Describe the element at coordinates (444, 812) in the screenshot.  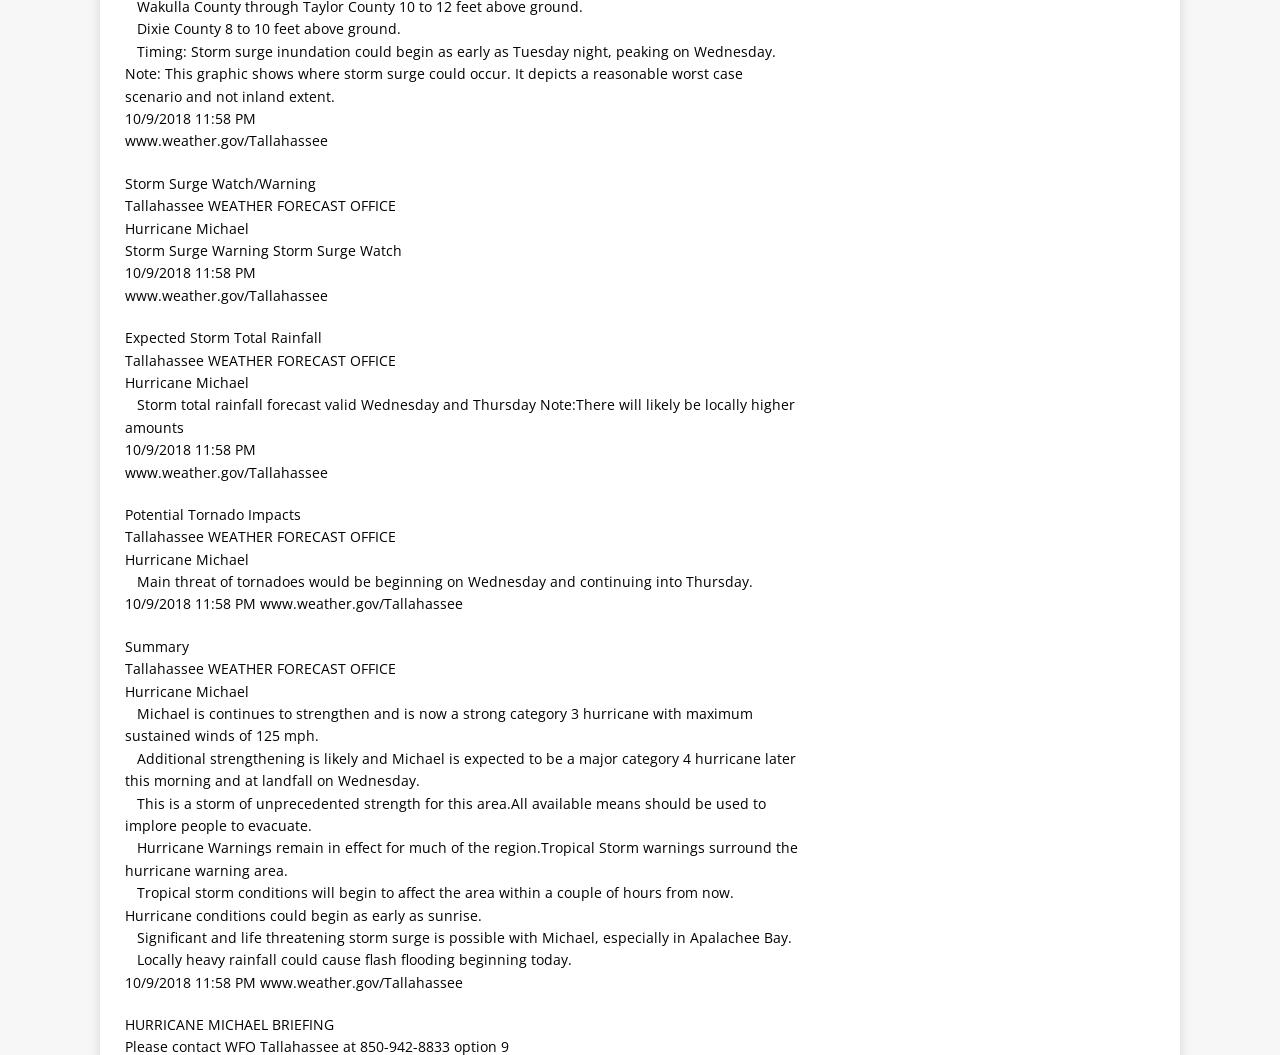
I see `' This is a storm of unprecedented strength for this area.All available means should be used to implore people to evacuate.'` at that location.